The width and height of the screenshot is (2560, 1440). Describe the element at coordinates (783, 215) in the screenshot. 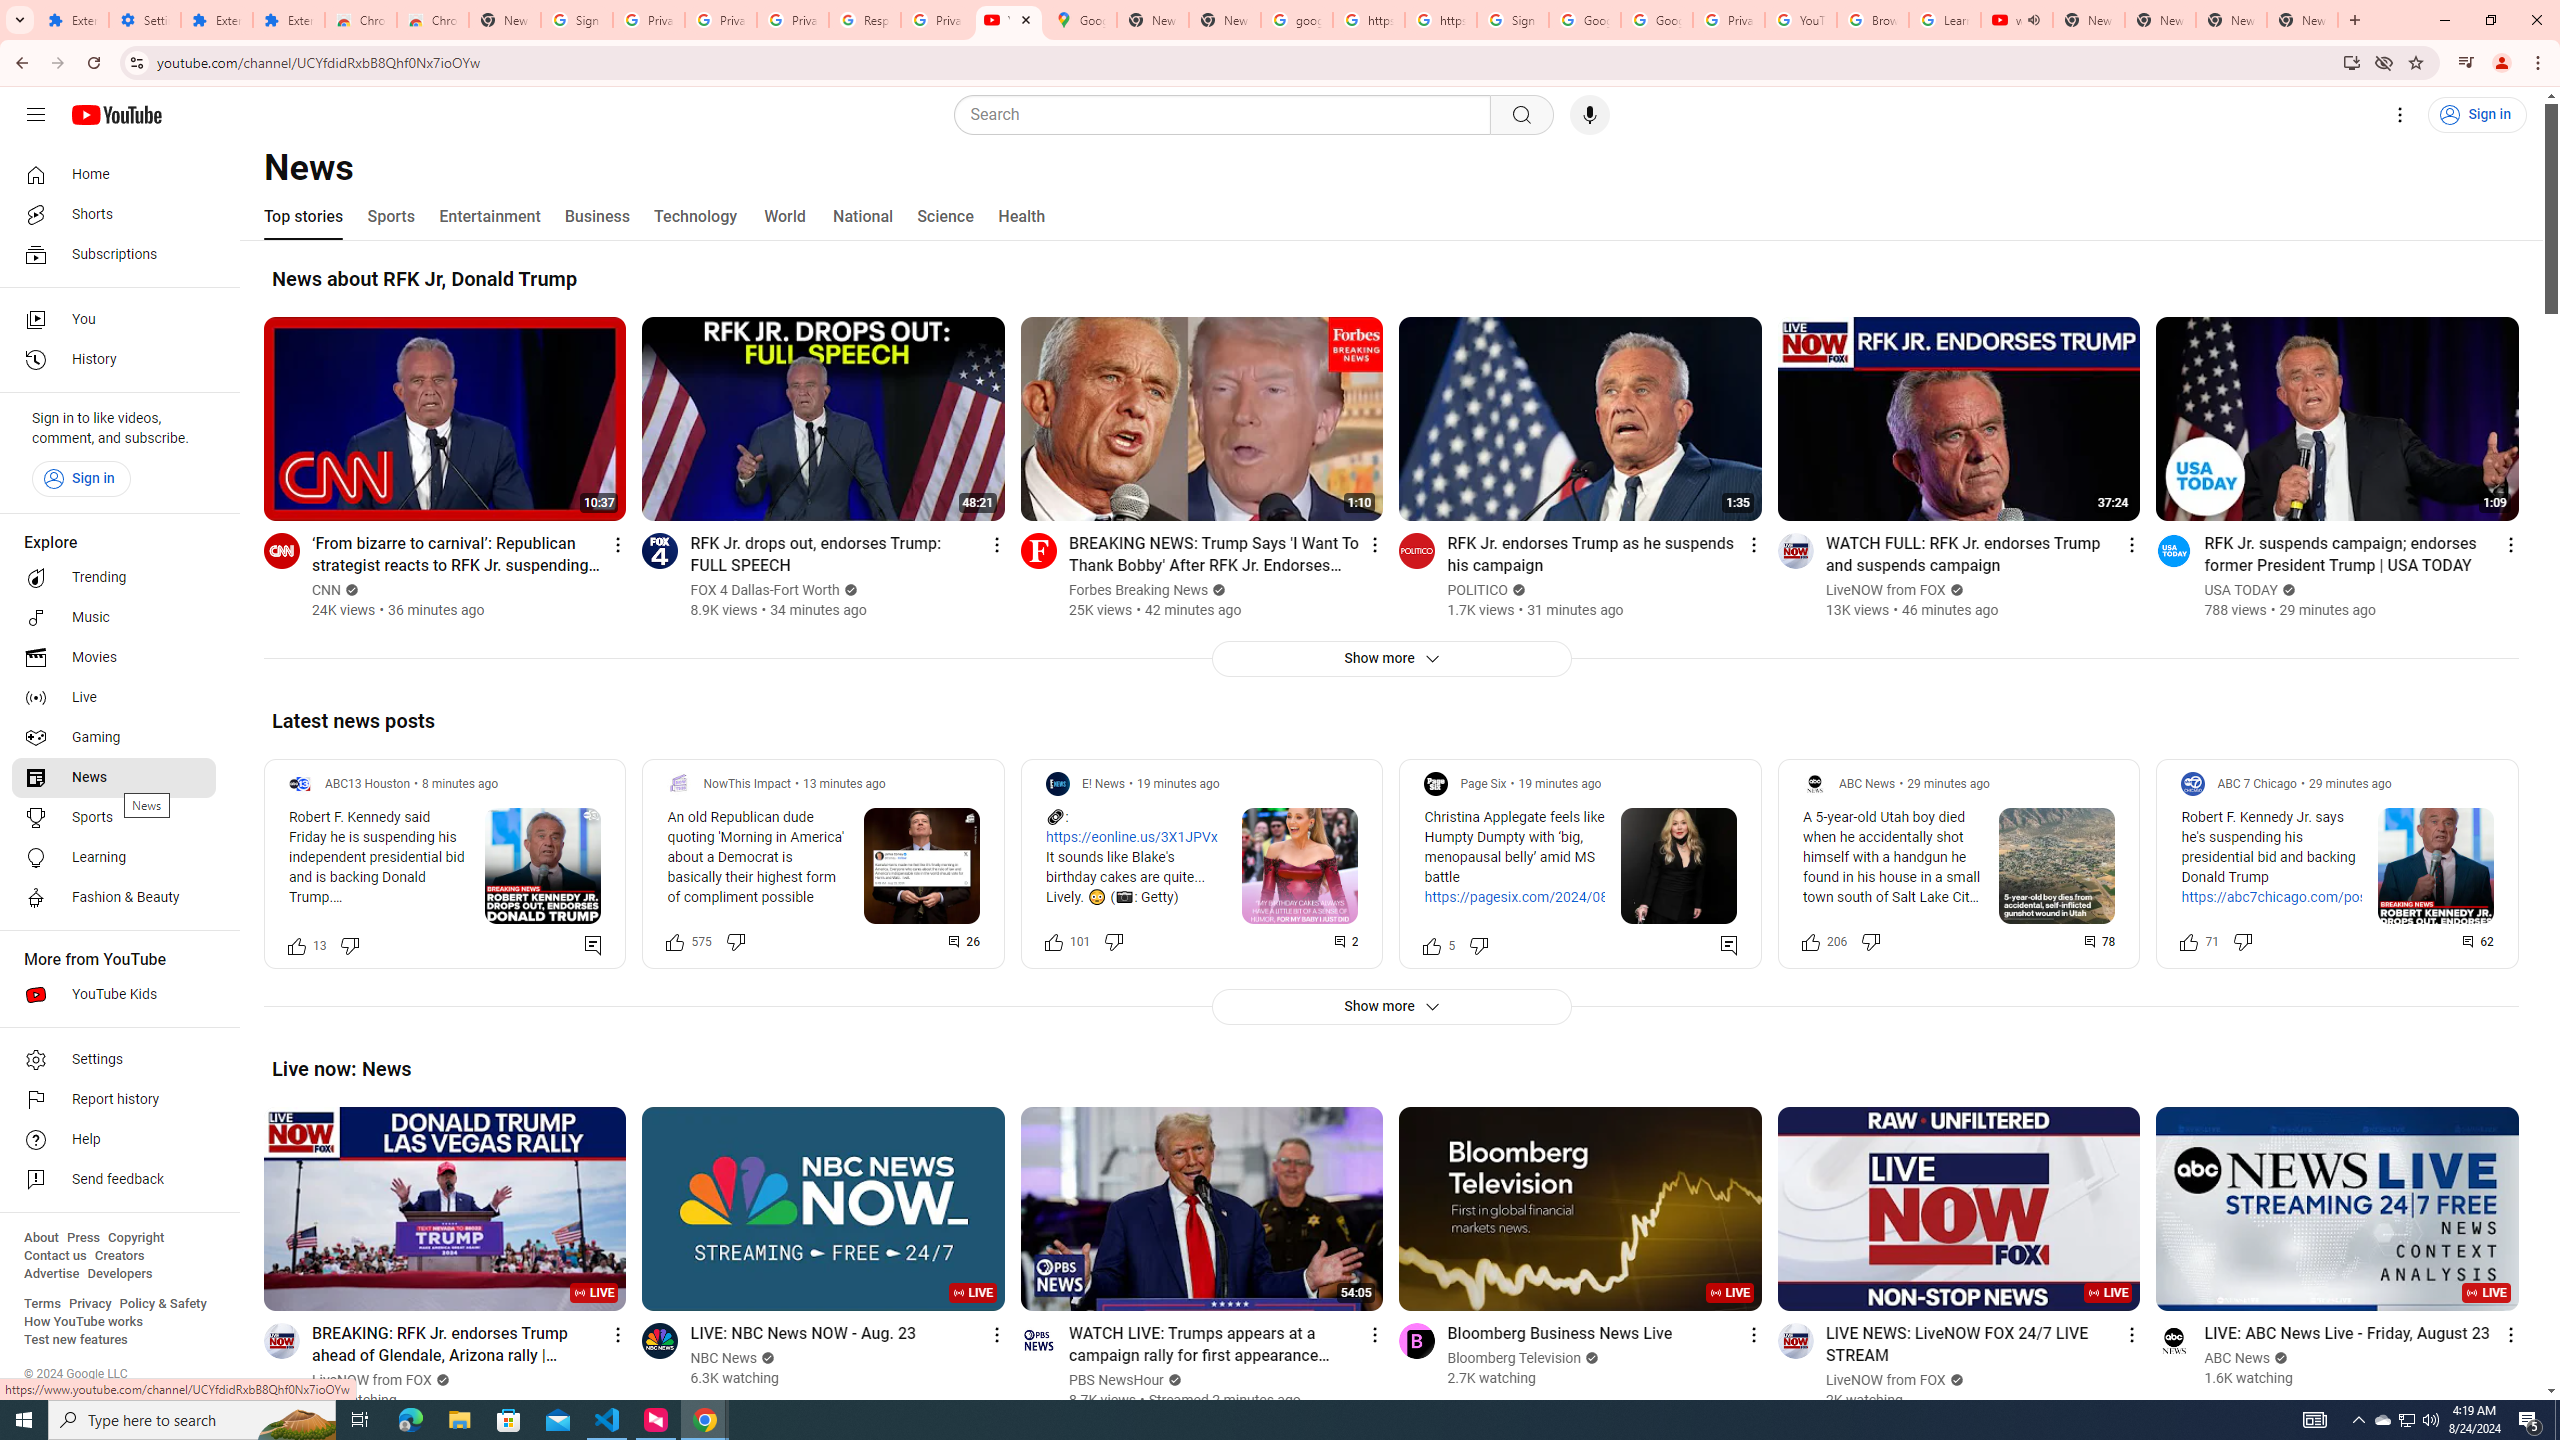

I see `'World'` at that location.